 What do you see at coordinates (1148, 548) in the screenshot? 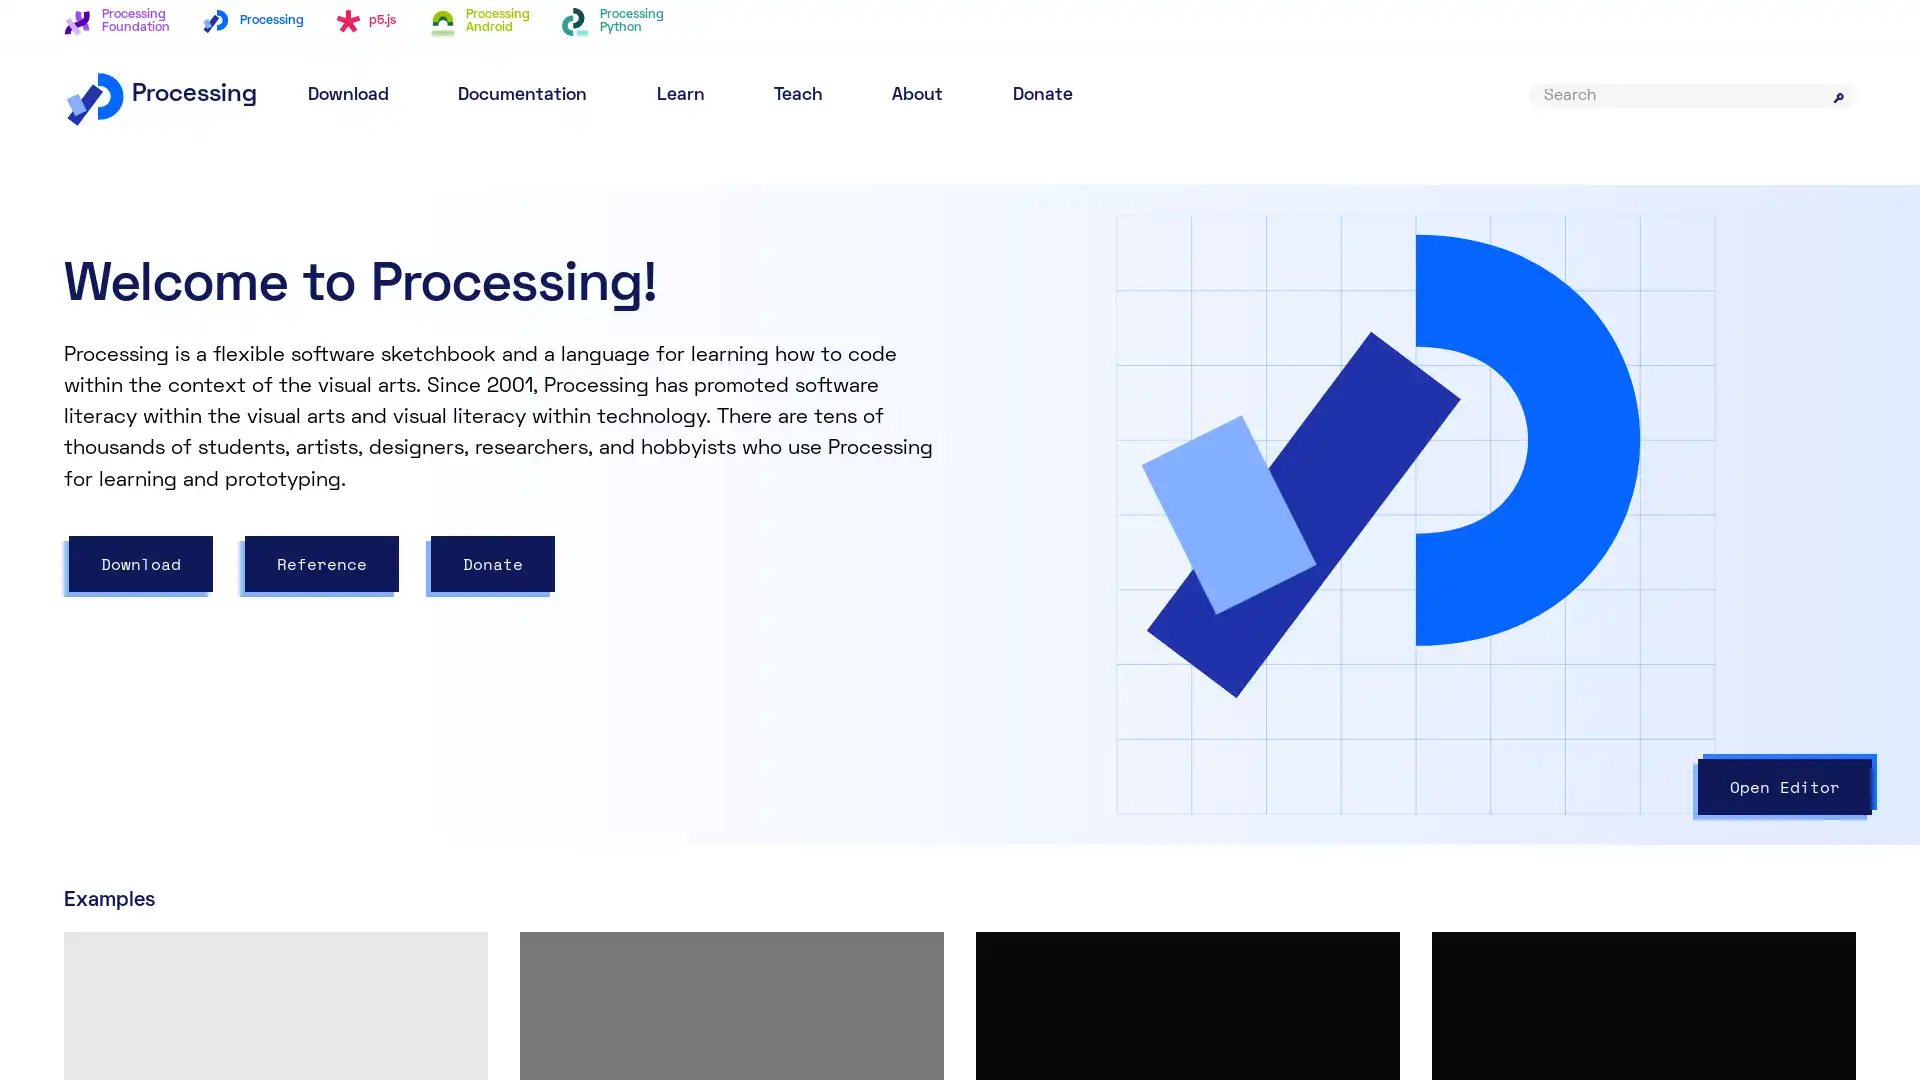
I see `change position` at bounding box center [1148, 548].